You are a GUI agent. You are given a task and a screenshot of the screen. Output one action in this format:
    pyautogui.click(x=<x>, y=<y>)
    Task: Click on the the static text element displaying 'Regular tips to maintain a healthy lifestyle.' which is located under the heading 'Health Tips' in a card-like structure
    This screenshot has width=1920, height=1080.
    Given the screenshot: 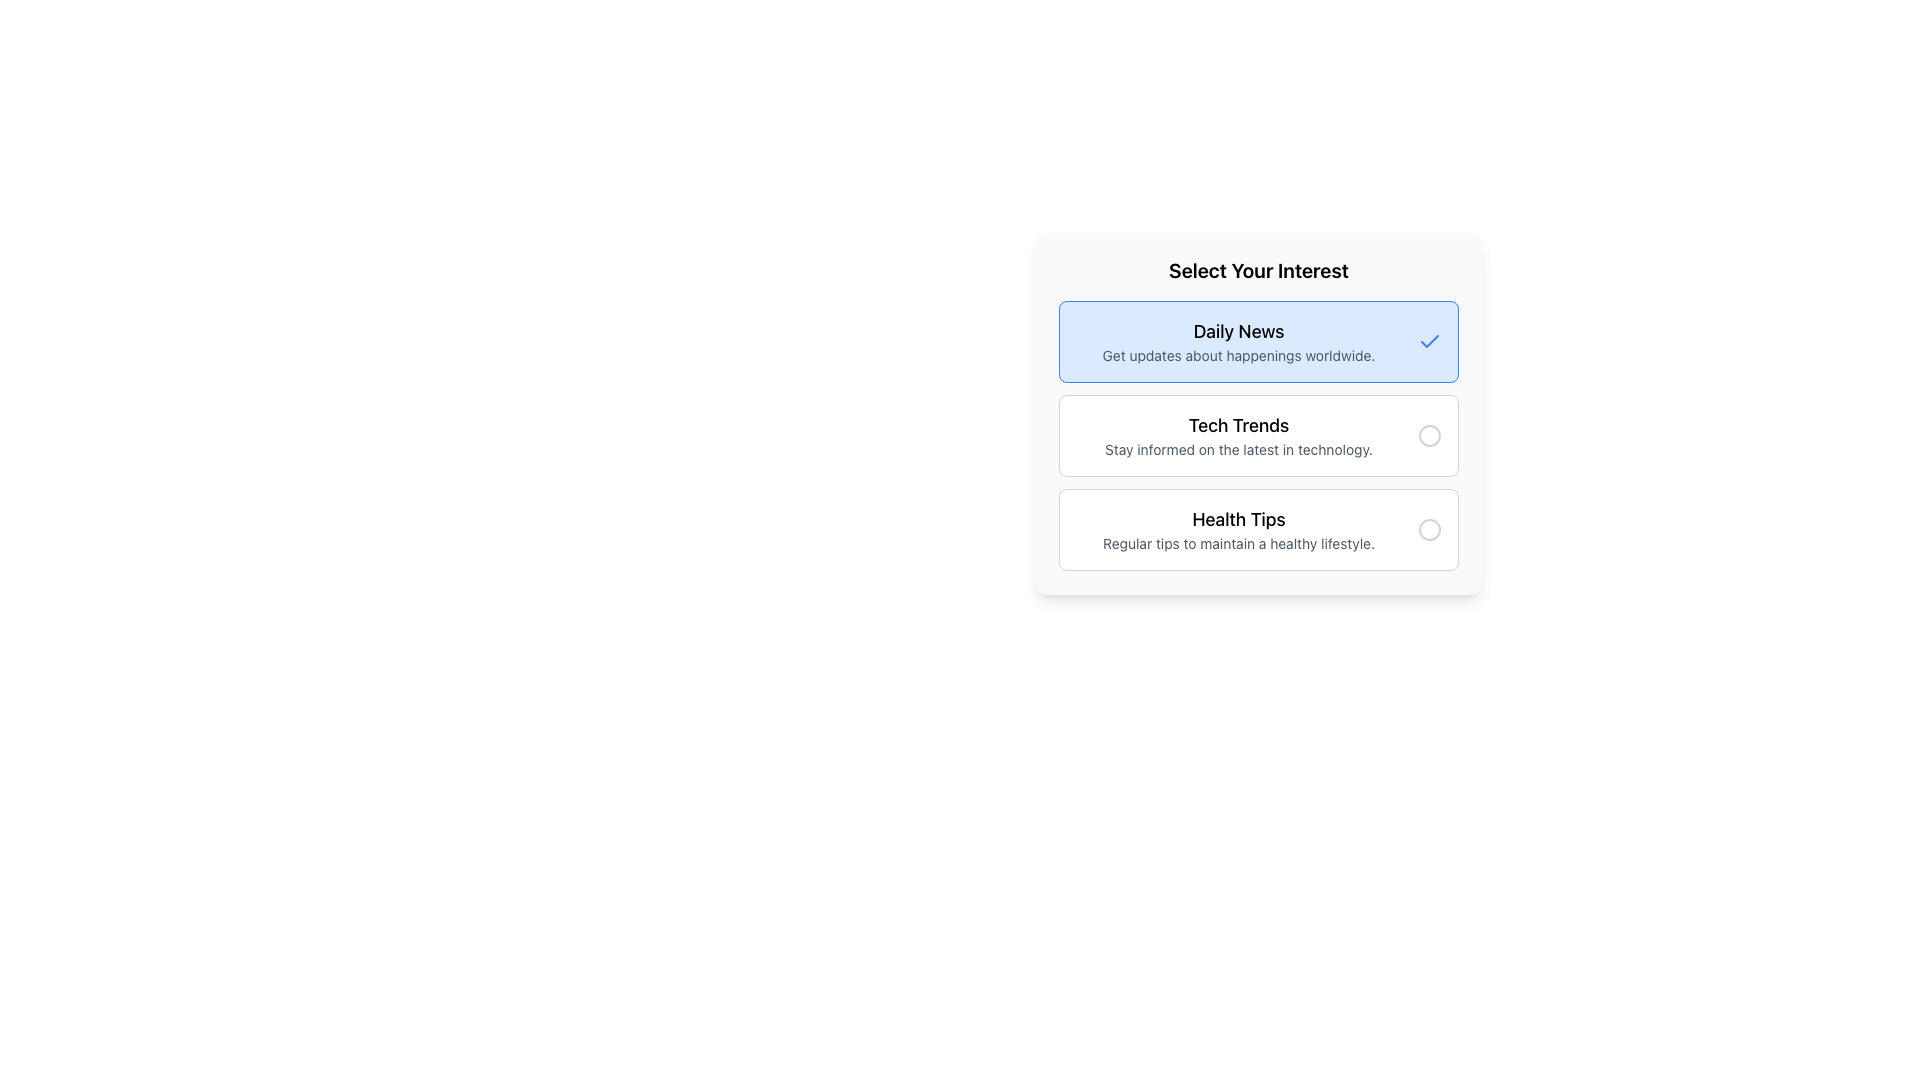 What is the action you would take?
    pyautogui.click(x=1237, y=543)
    